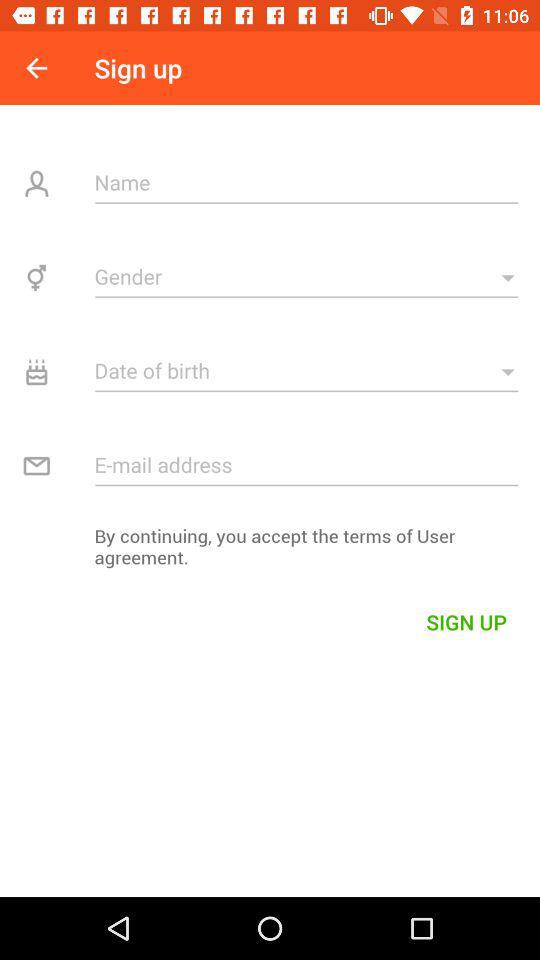  Describe the element at coordinates (270, 551) in the screenshot. I see `the item above sign up` at that location.